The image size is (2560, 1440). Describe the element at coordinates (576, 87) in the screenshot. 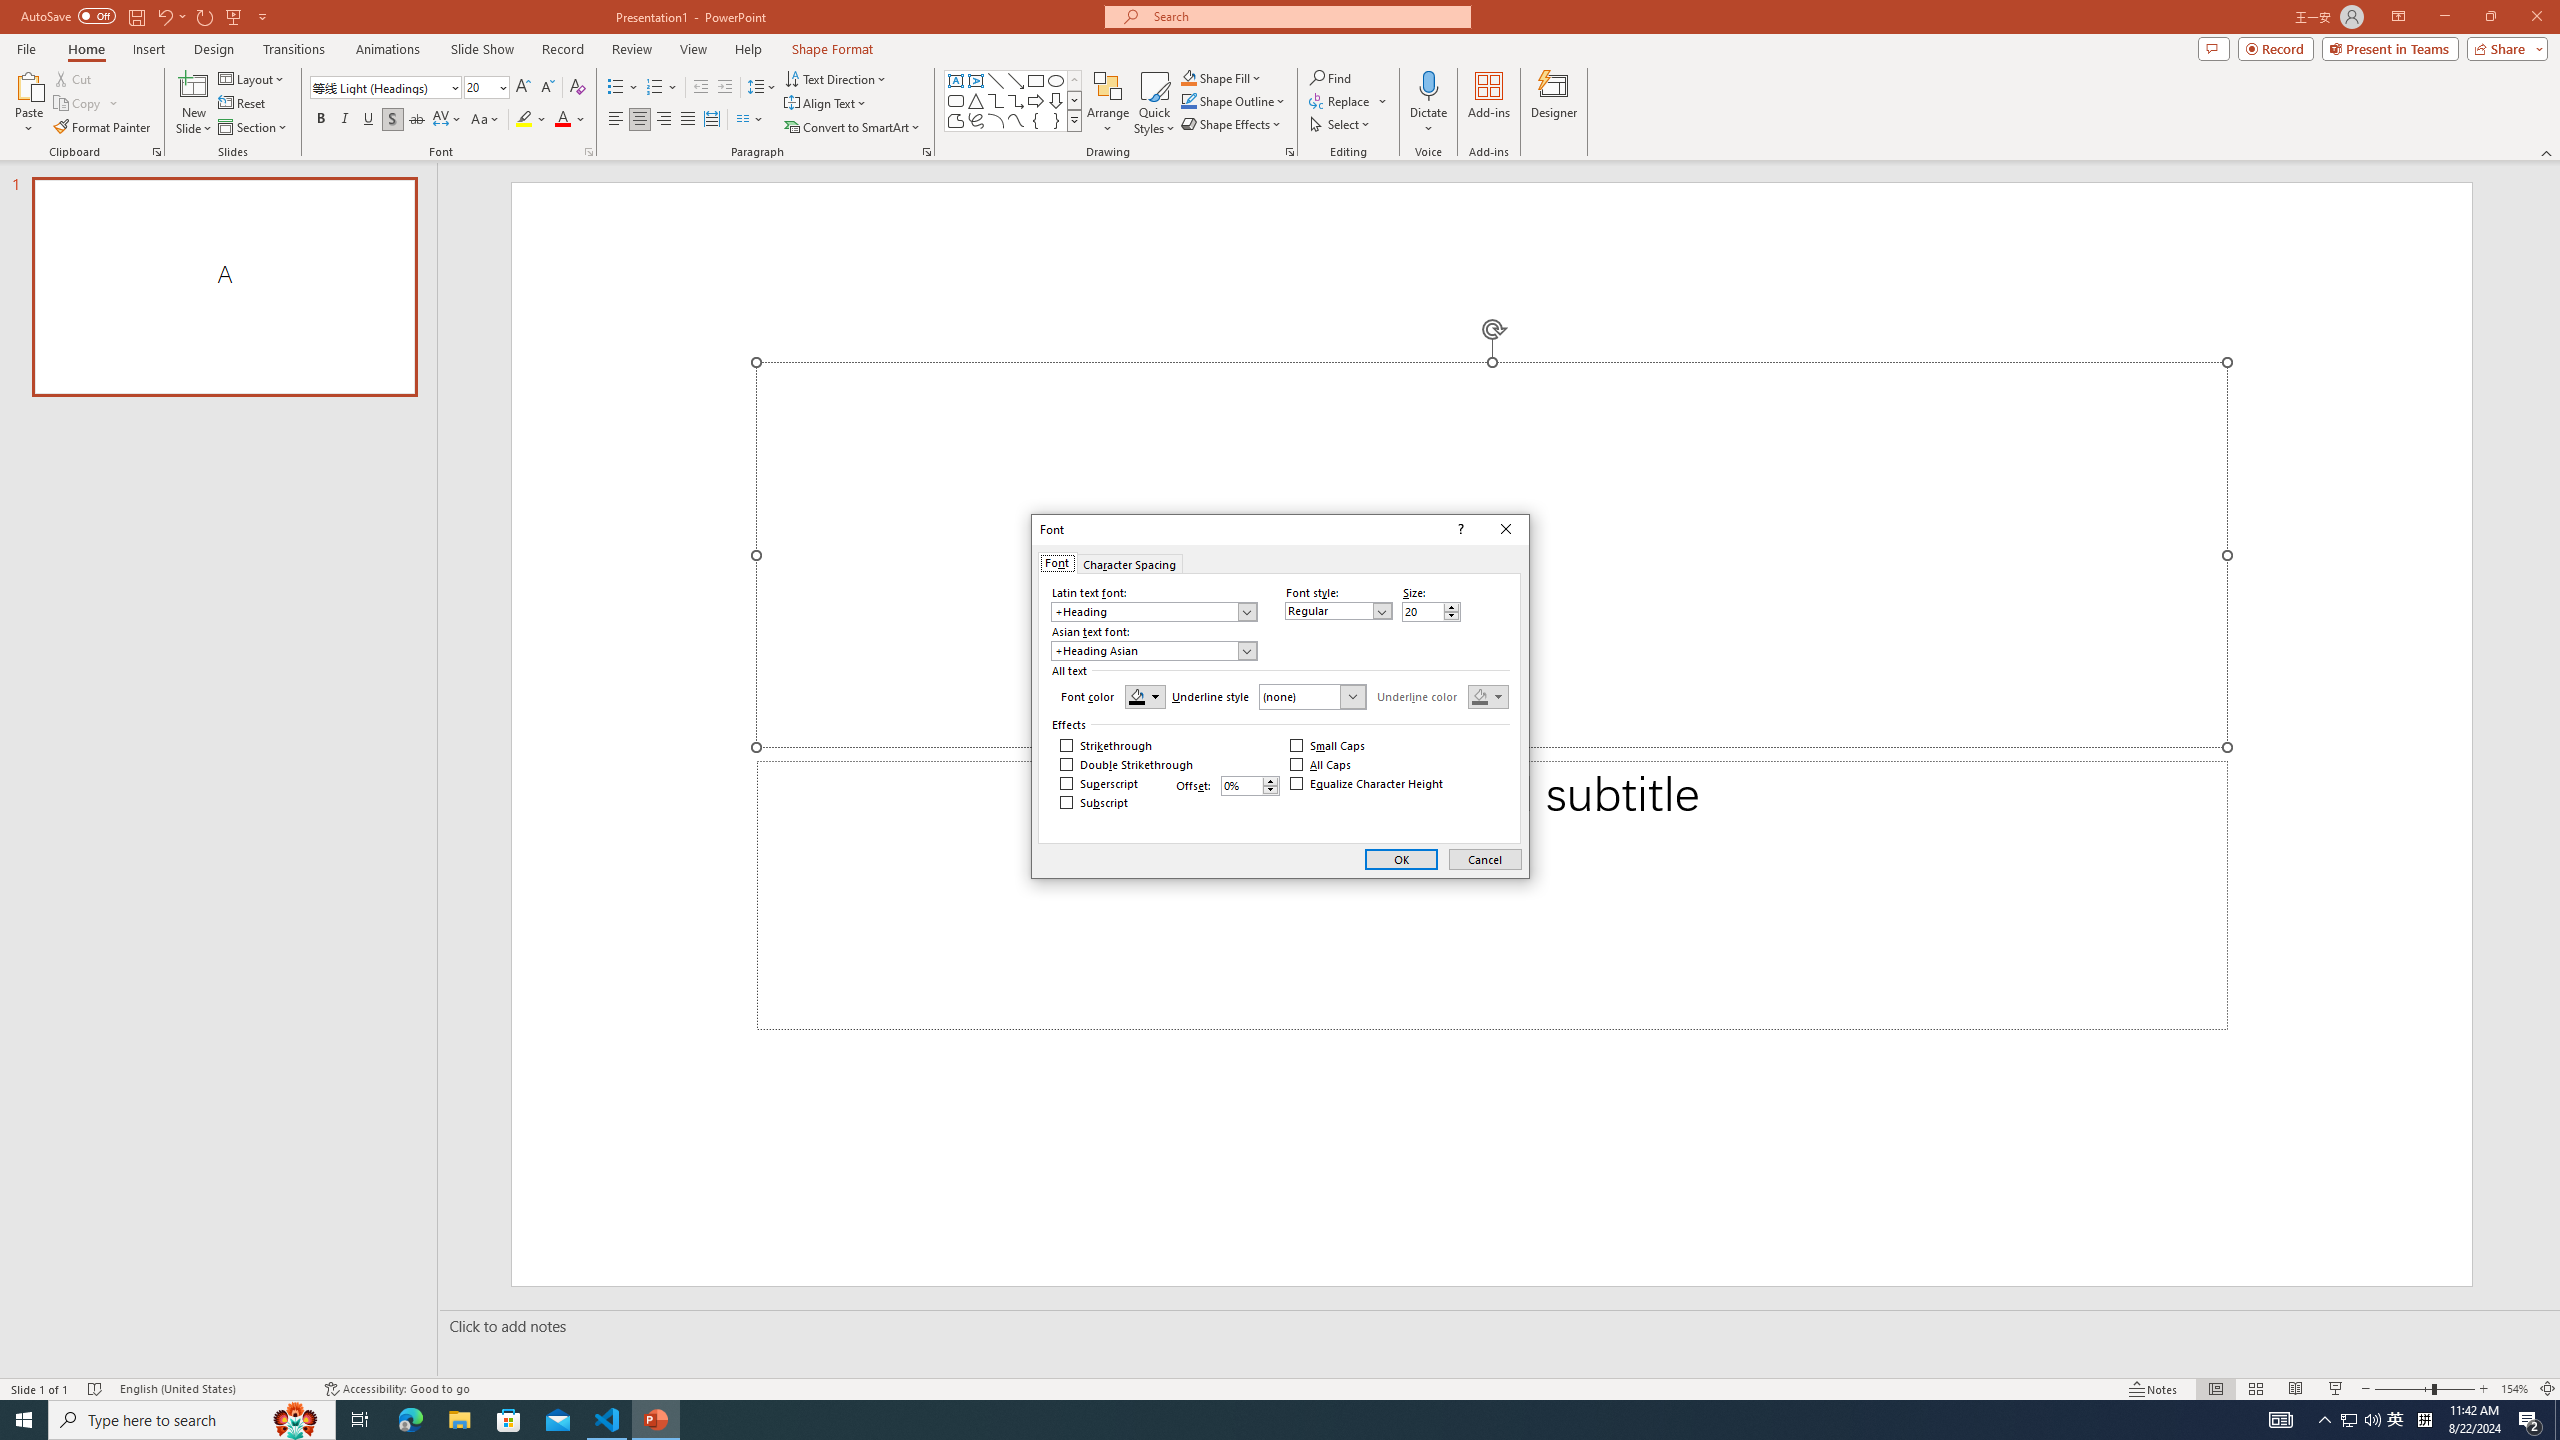

I see `'Clear Formatting'` at that location.